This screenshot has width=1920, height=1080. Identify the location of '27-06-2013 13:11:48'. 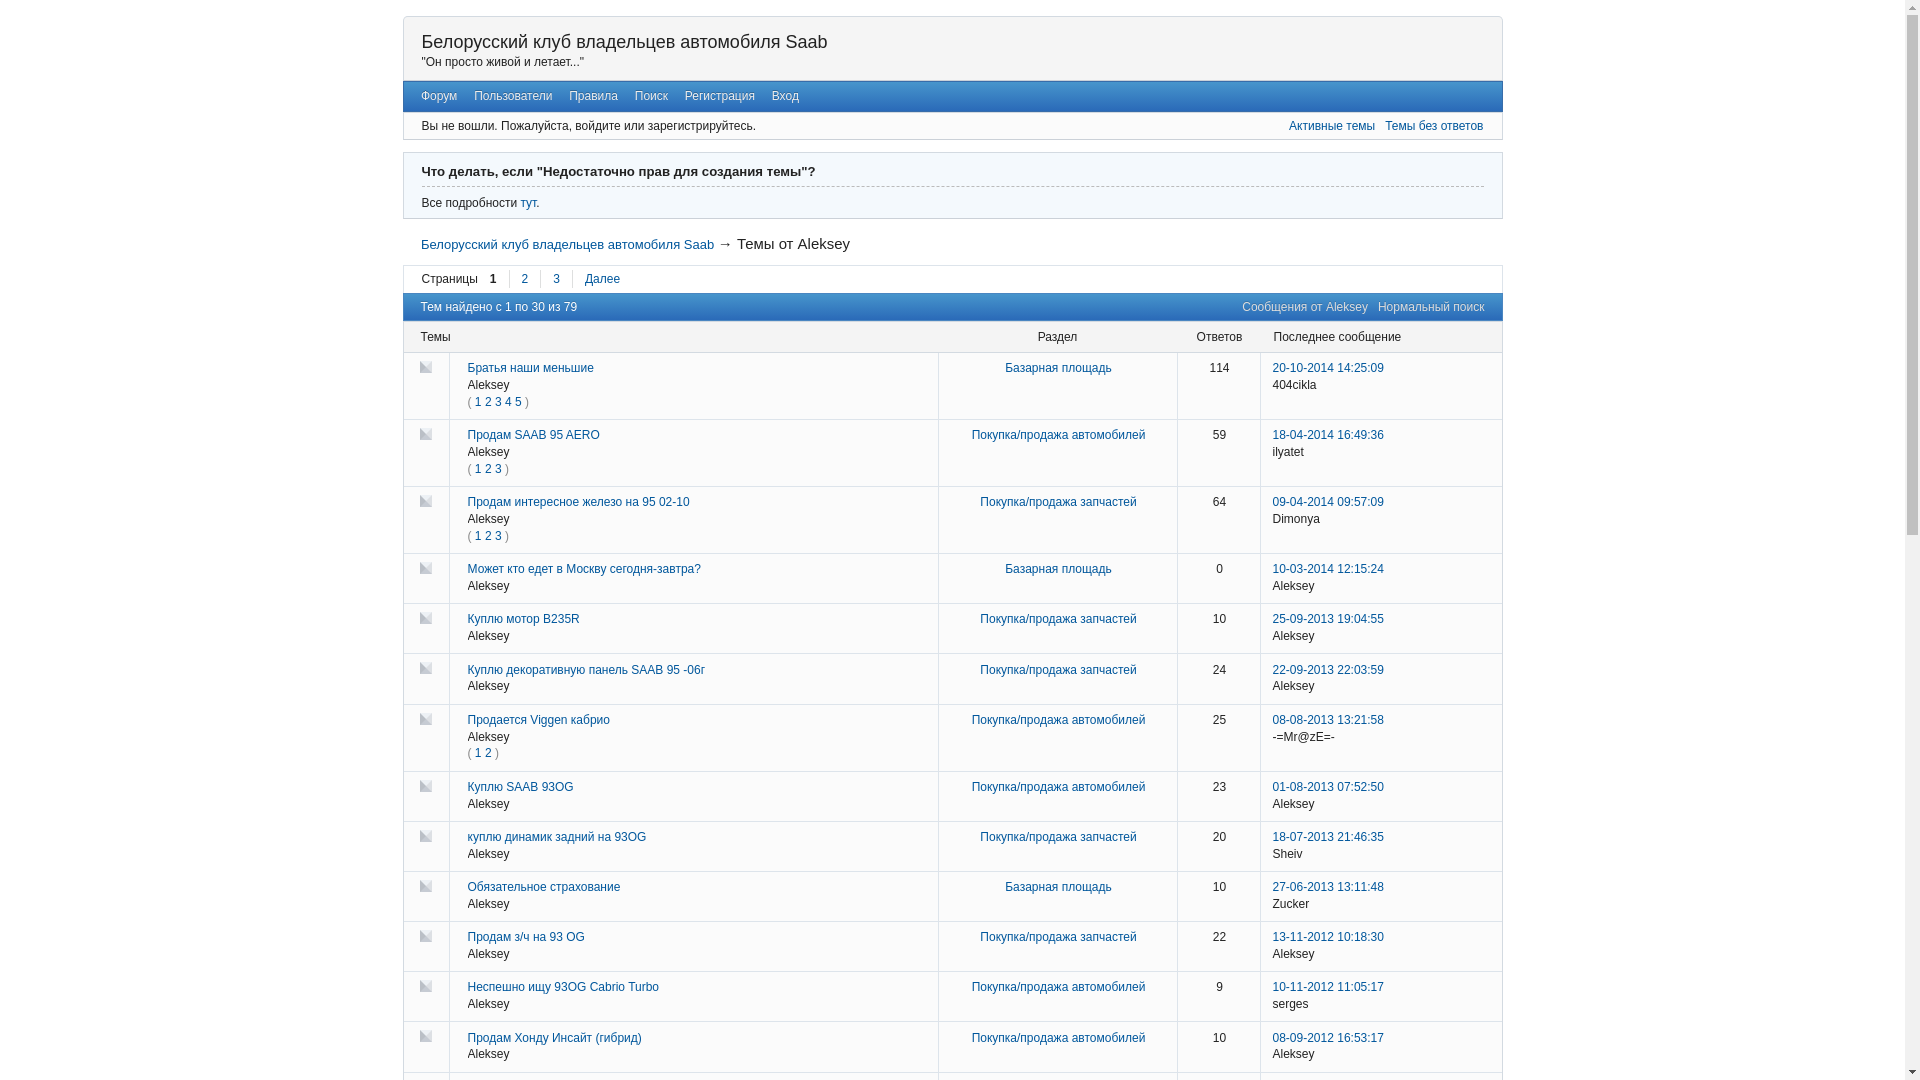
(1327, 886).